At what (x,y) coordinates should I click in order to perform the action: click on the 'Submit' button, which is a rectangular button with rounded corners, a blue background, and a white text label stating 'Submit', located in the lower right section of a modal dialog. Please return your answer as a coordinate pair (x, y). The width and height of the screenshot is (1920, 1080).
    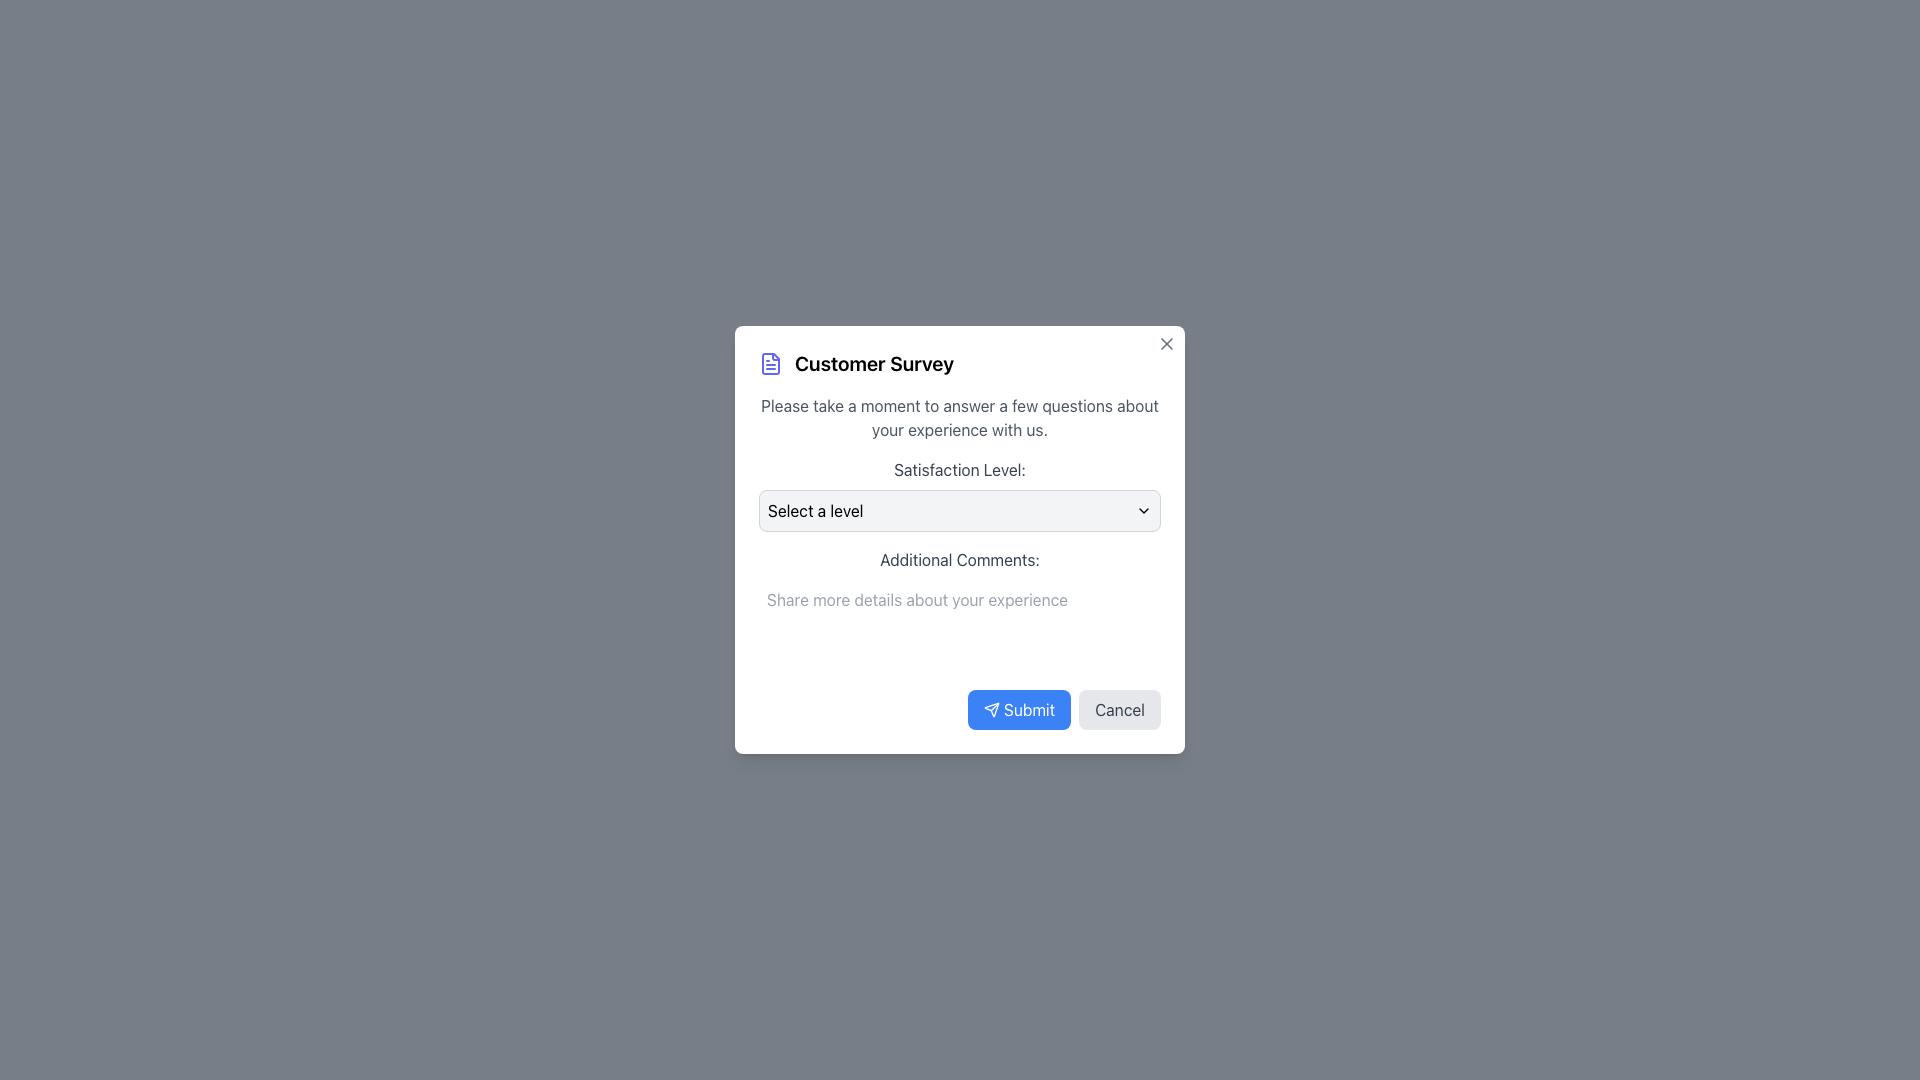
    Looking at the image, I should click on (1019, 708).